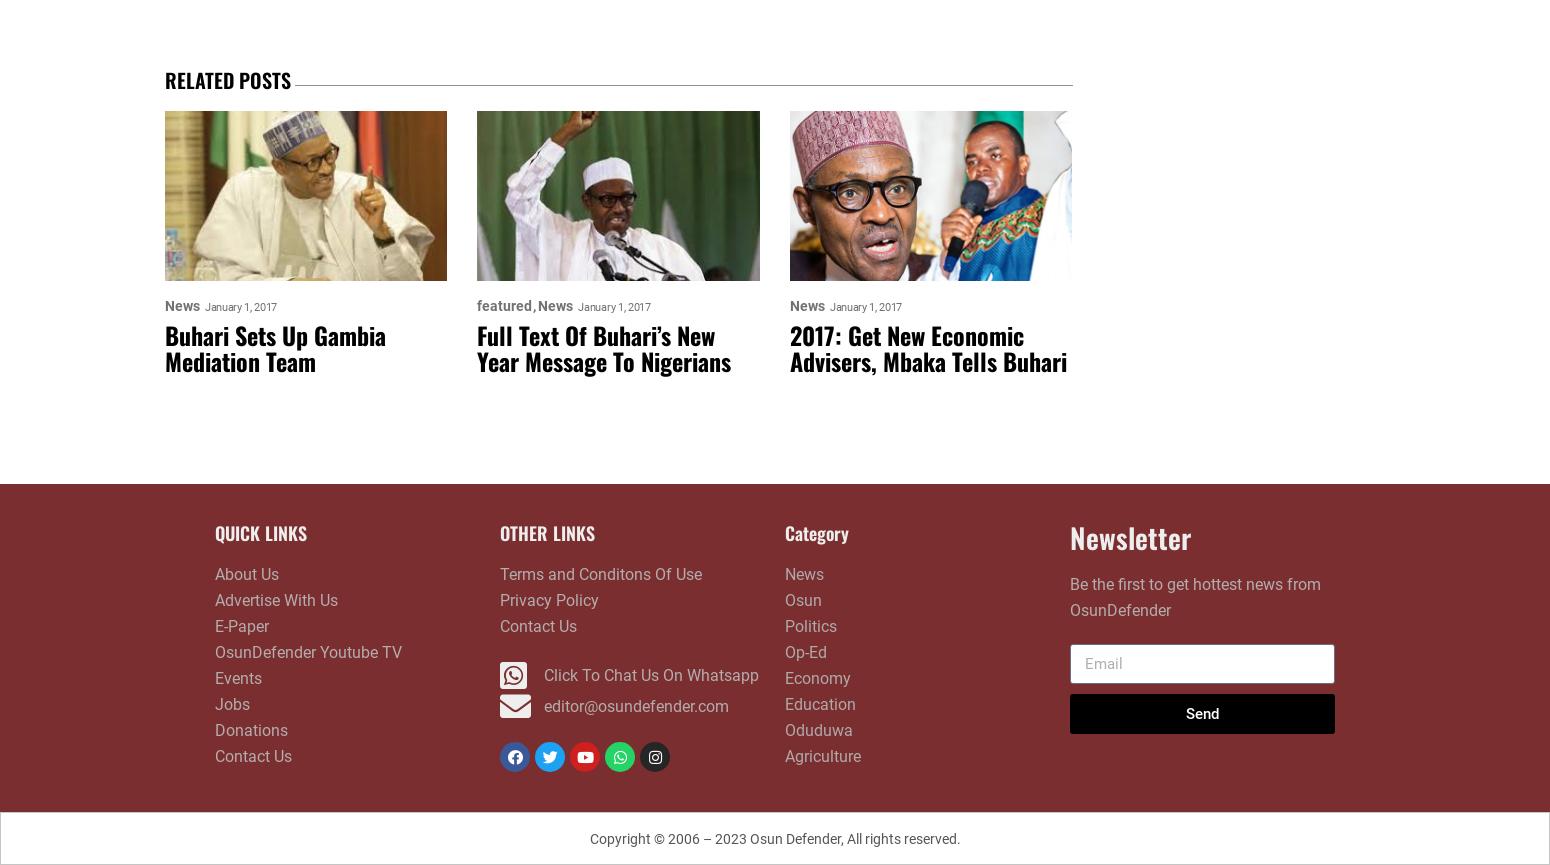  I want to click on 'Click To Chat Us On Whatsapp', so click(649, 674).